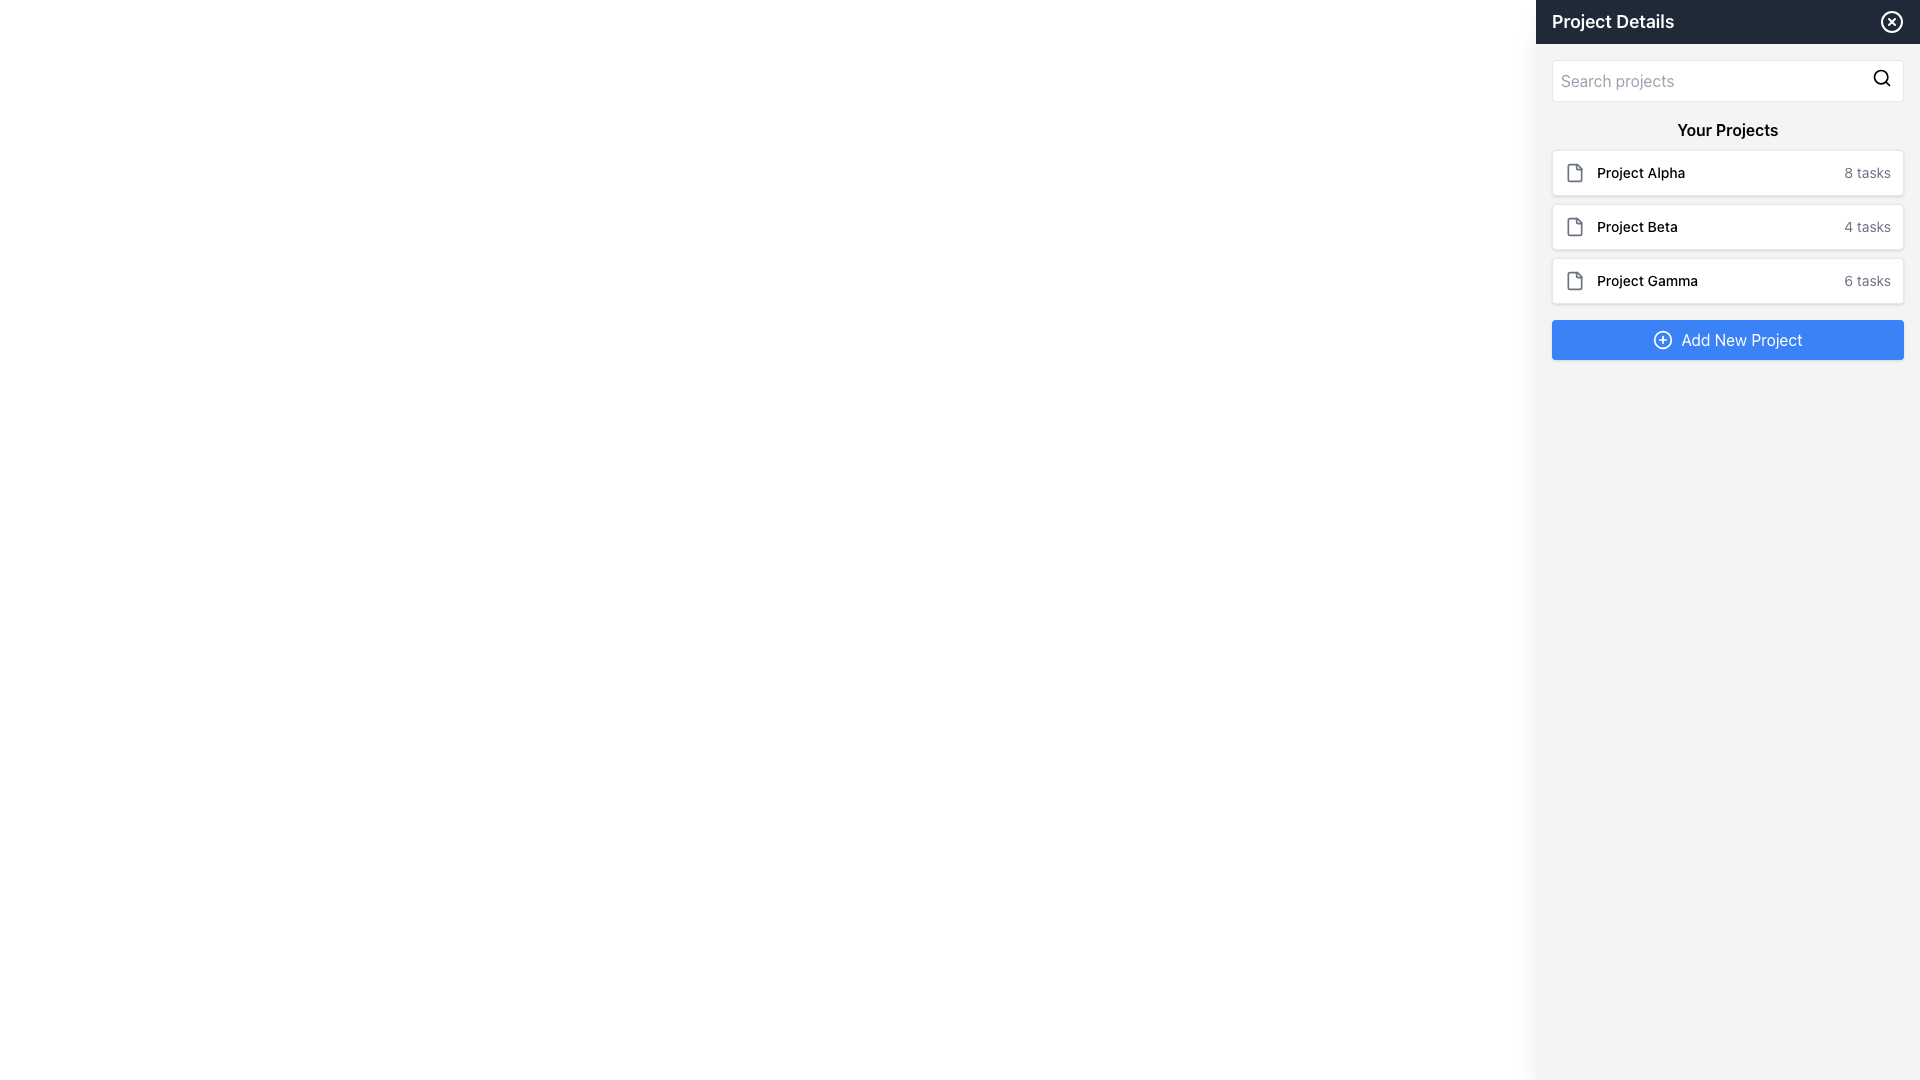  I want to click on the text label displaying 'Project Details' in bold white font at the top-right corner of the interface, so click(1613, 22).